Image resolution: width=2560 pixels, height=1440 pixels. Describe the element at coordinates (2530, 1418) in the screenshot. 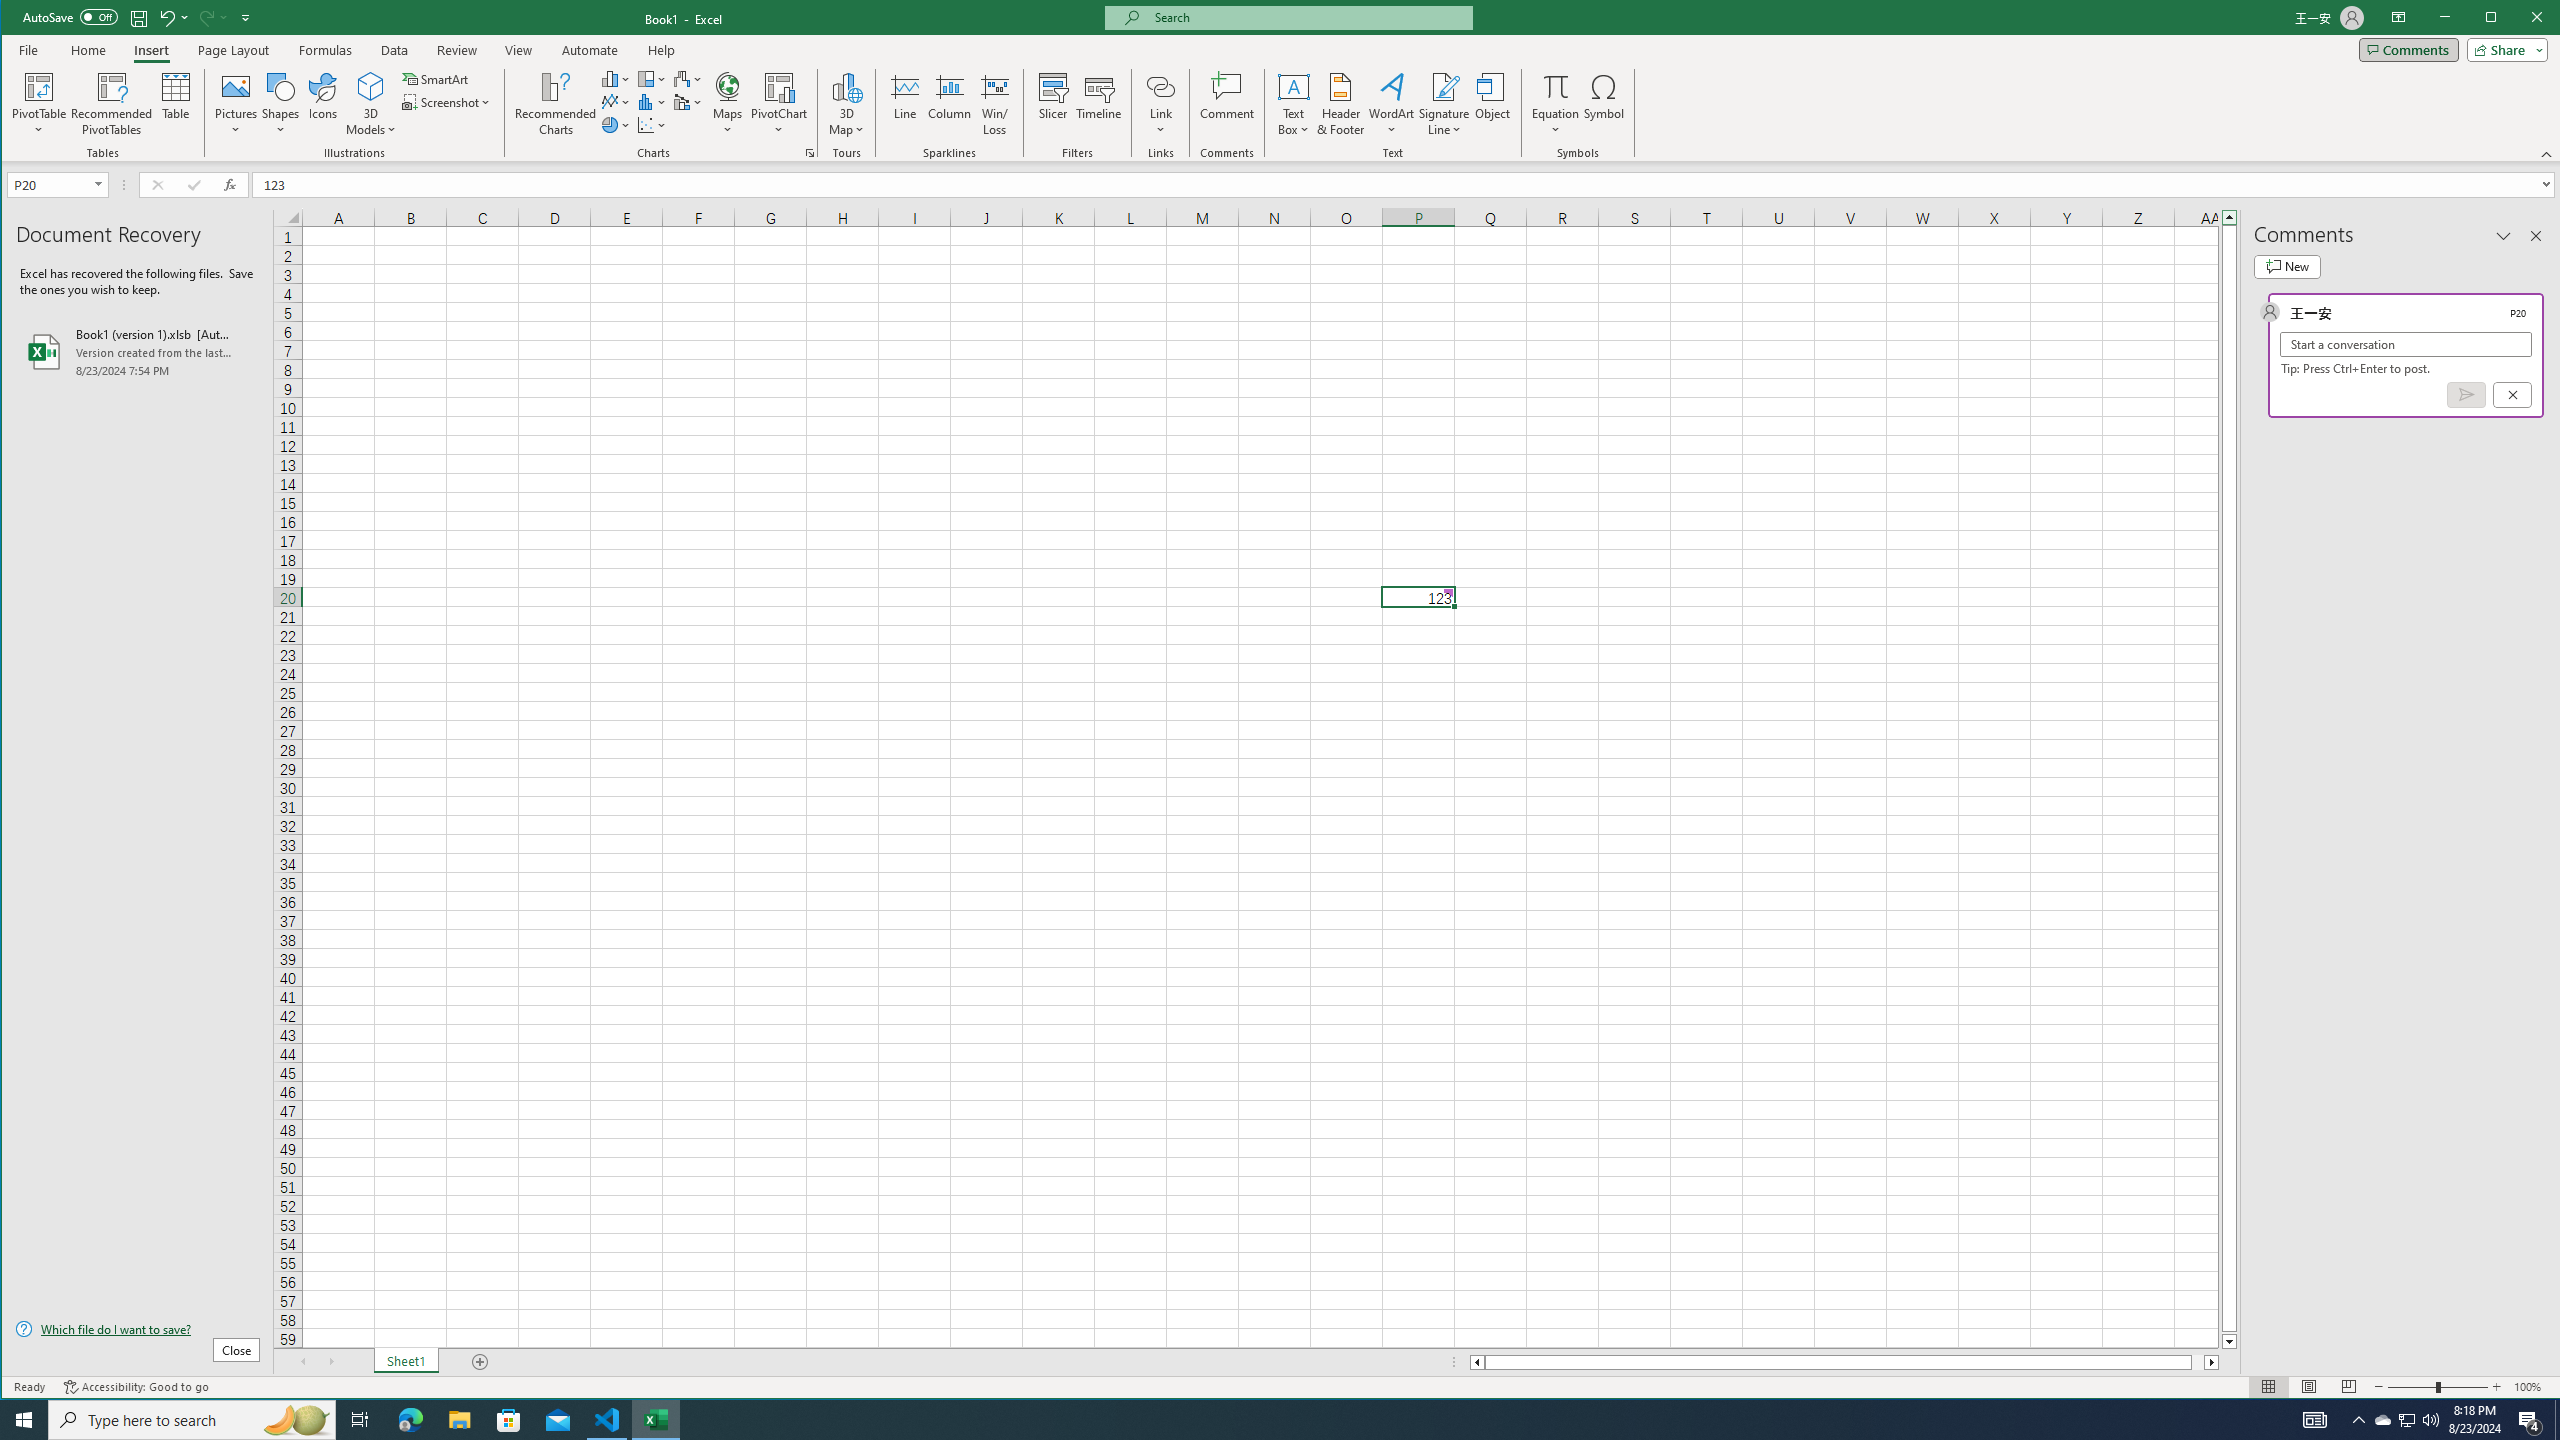

I see `'Action Center, 4 new notifications'` at that location.